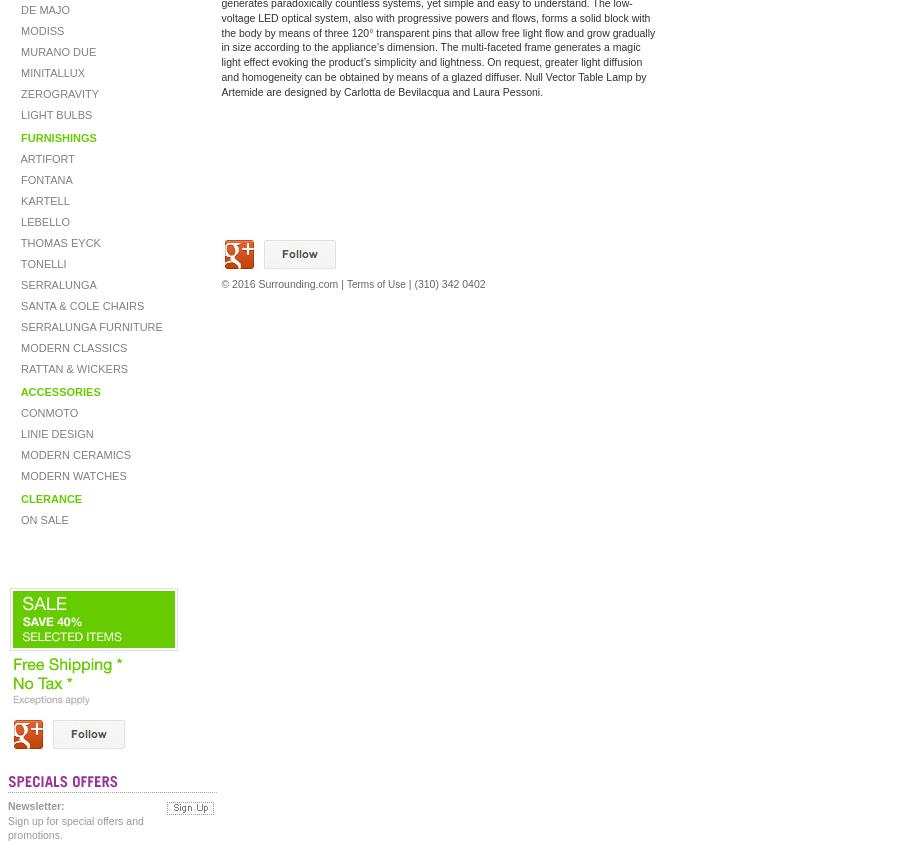 The image size is (908, 868). What do you see at coordinates (43, 222) in the screenshot?
I see `'LEBELLO'` at bounding box center [43, 222].